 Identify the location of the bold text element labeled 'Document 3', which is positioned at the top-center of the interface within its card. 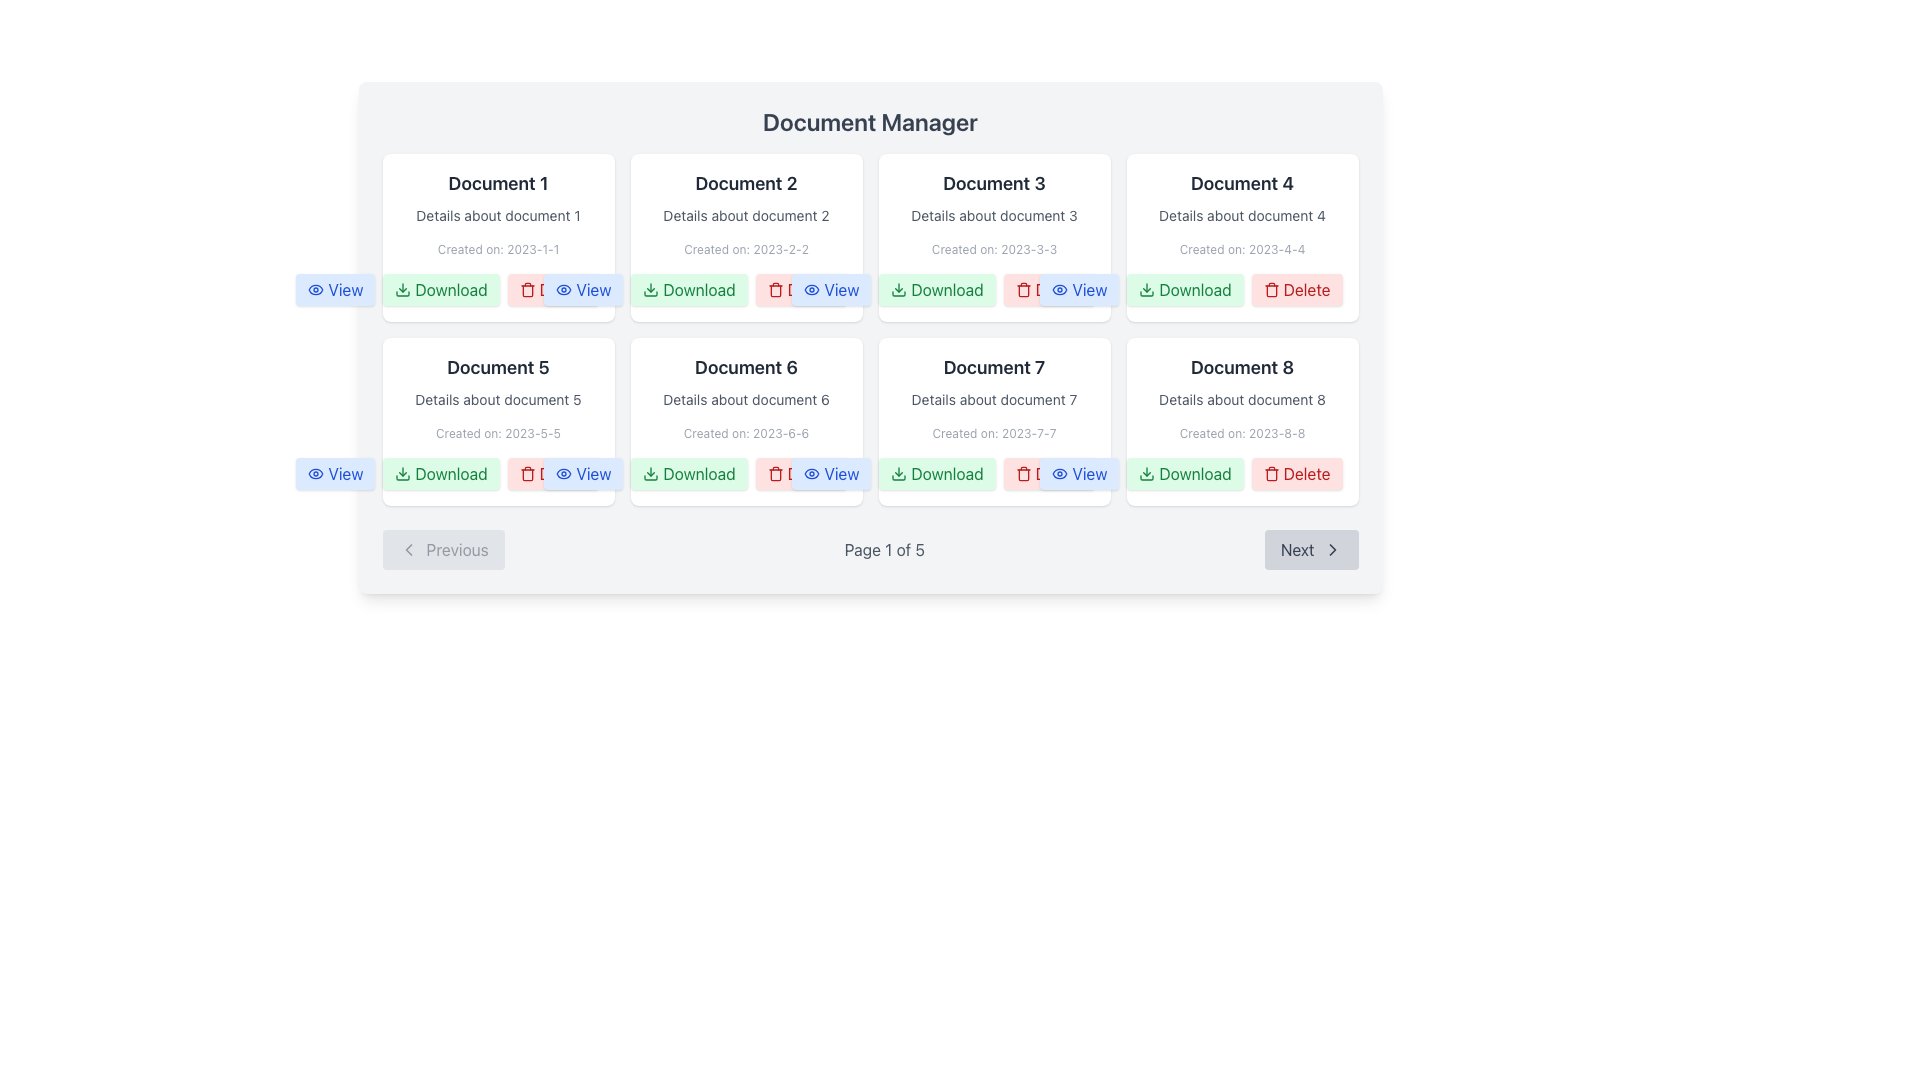
(994, 184).